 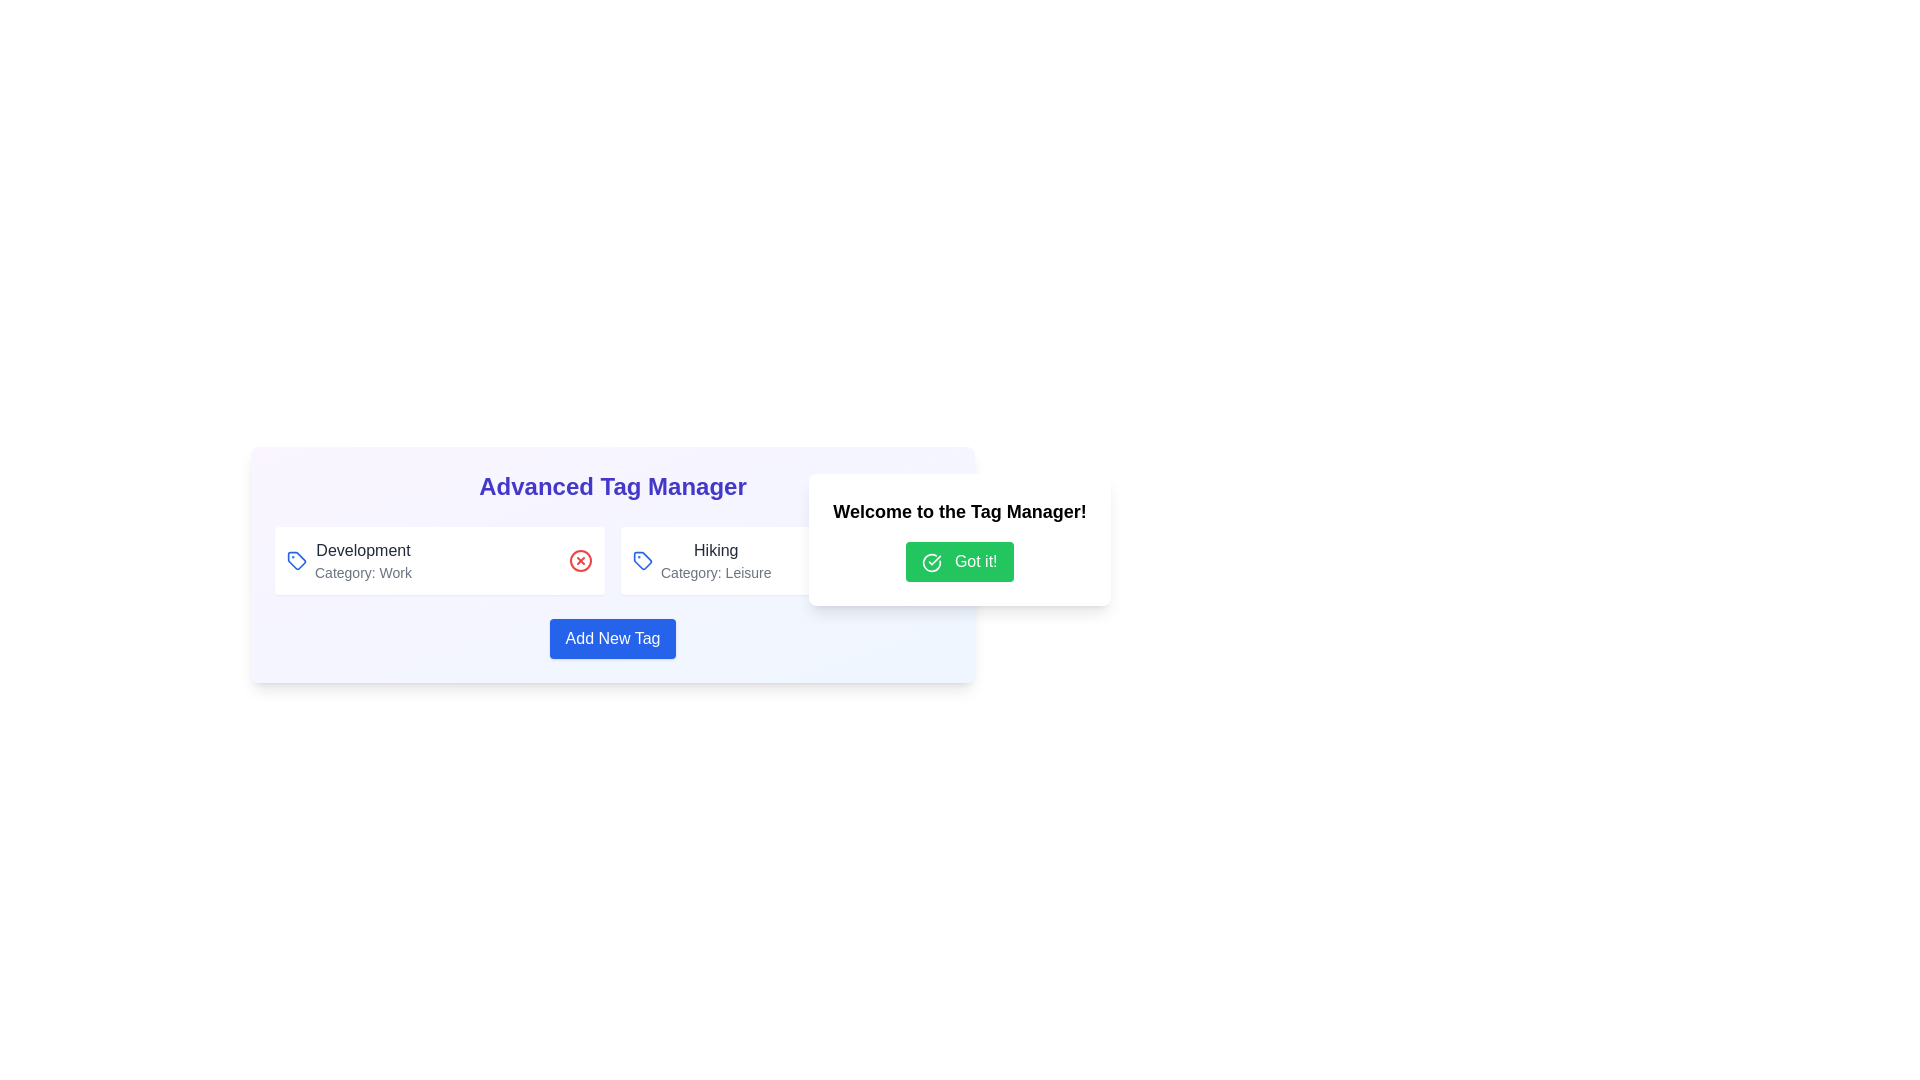 What do you see at coordinates (785, 560) in the screenshot?
I see `the 'Hiking' card` at bounding box center [785, 560].